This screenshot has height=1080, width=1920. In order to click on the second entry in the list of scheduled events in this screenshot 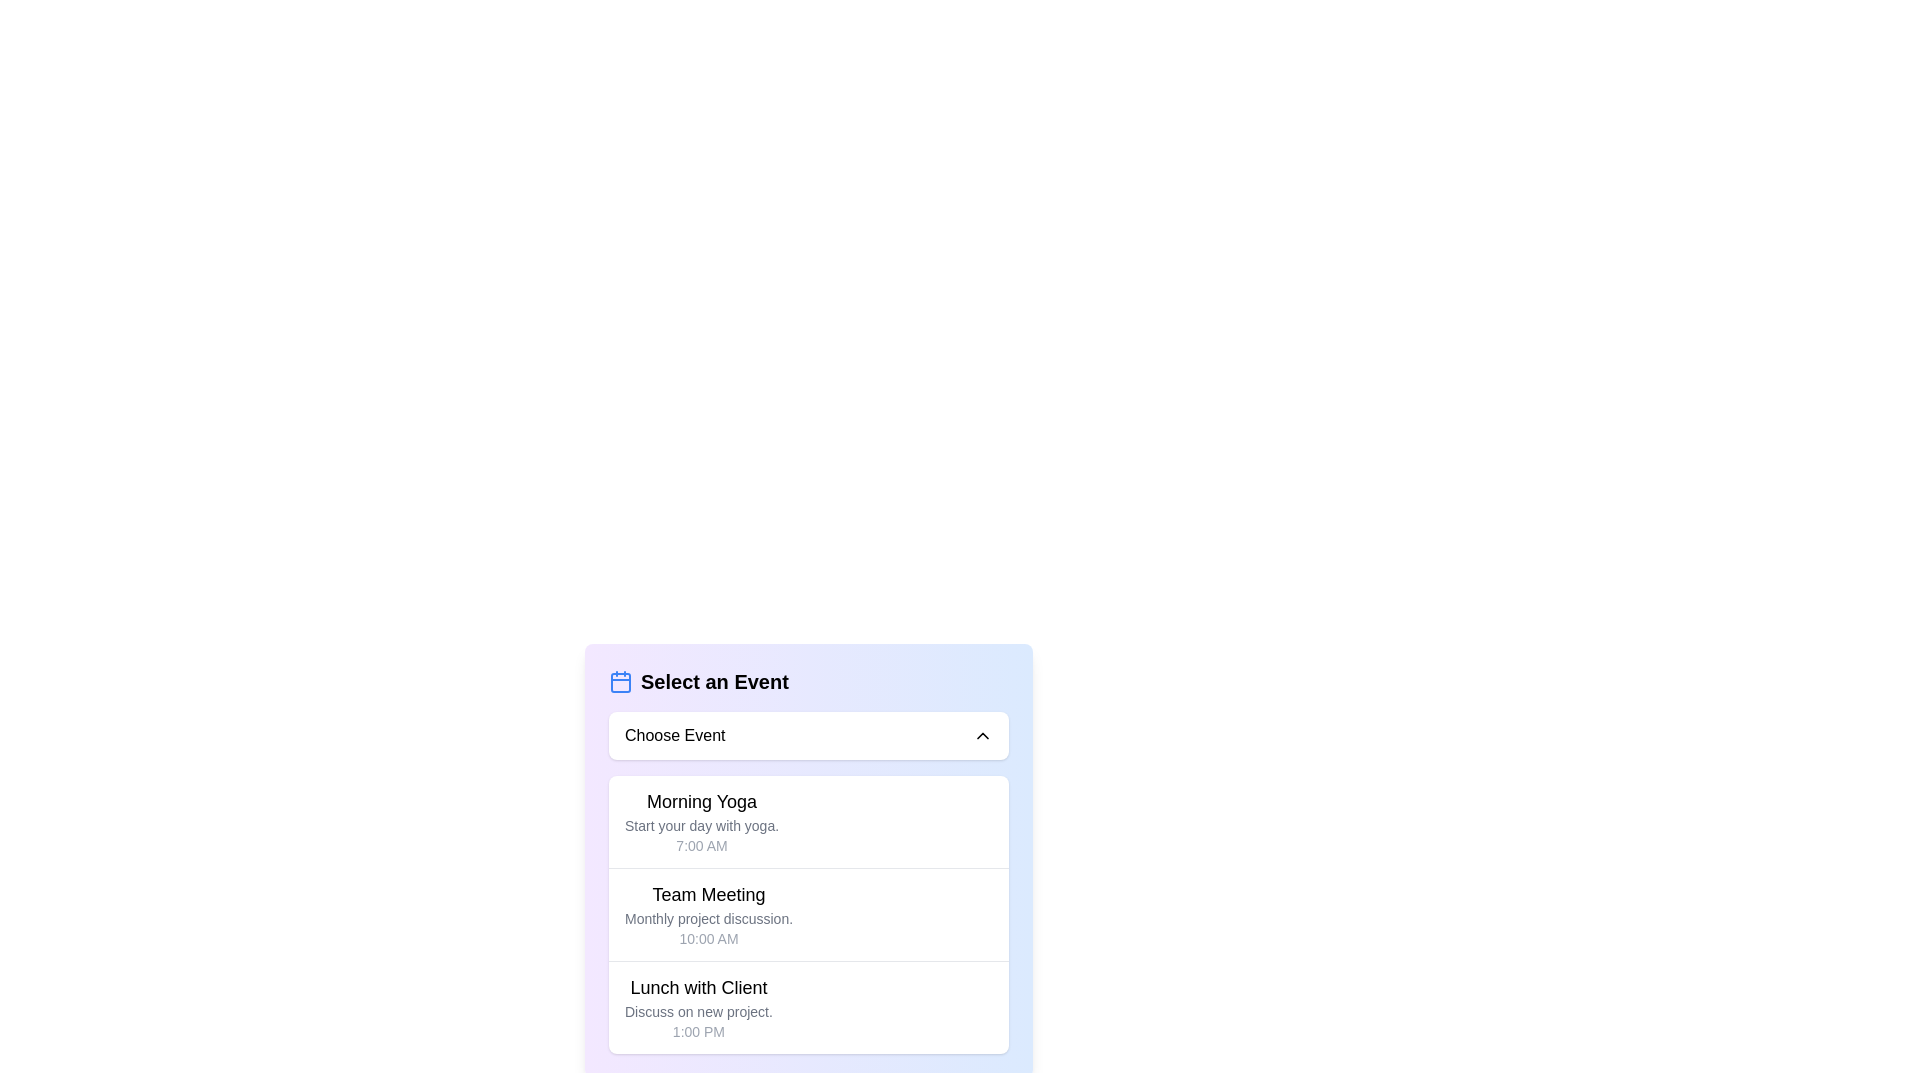, I will do `click(809, 914)`.